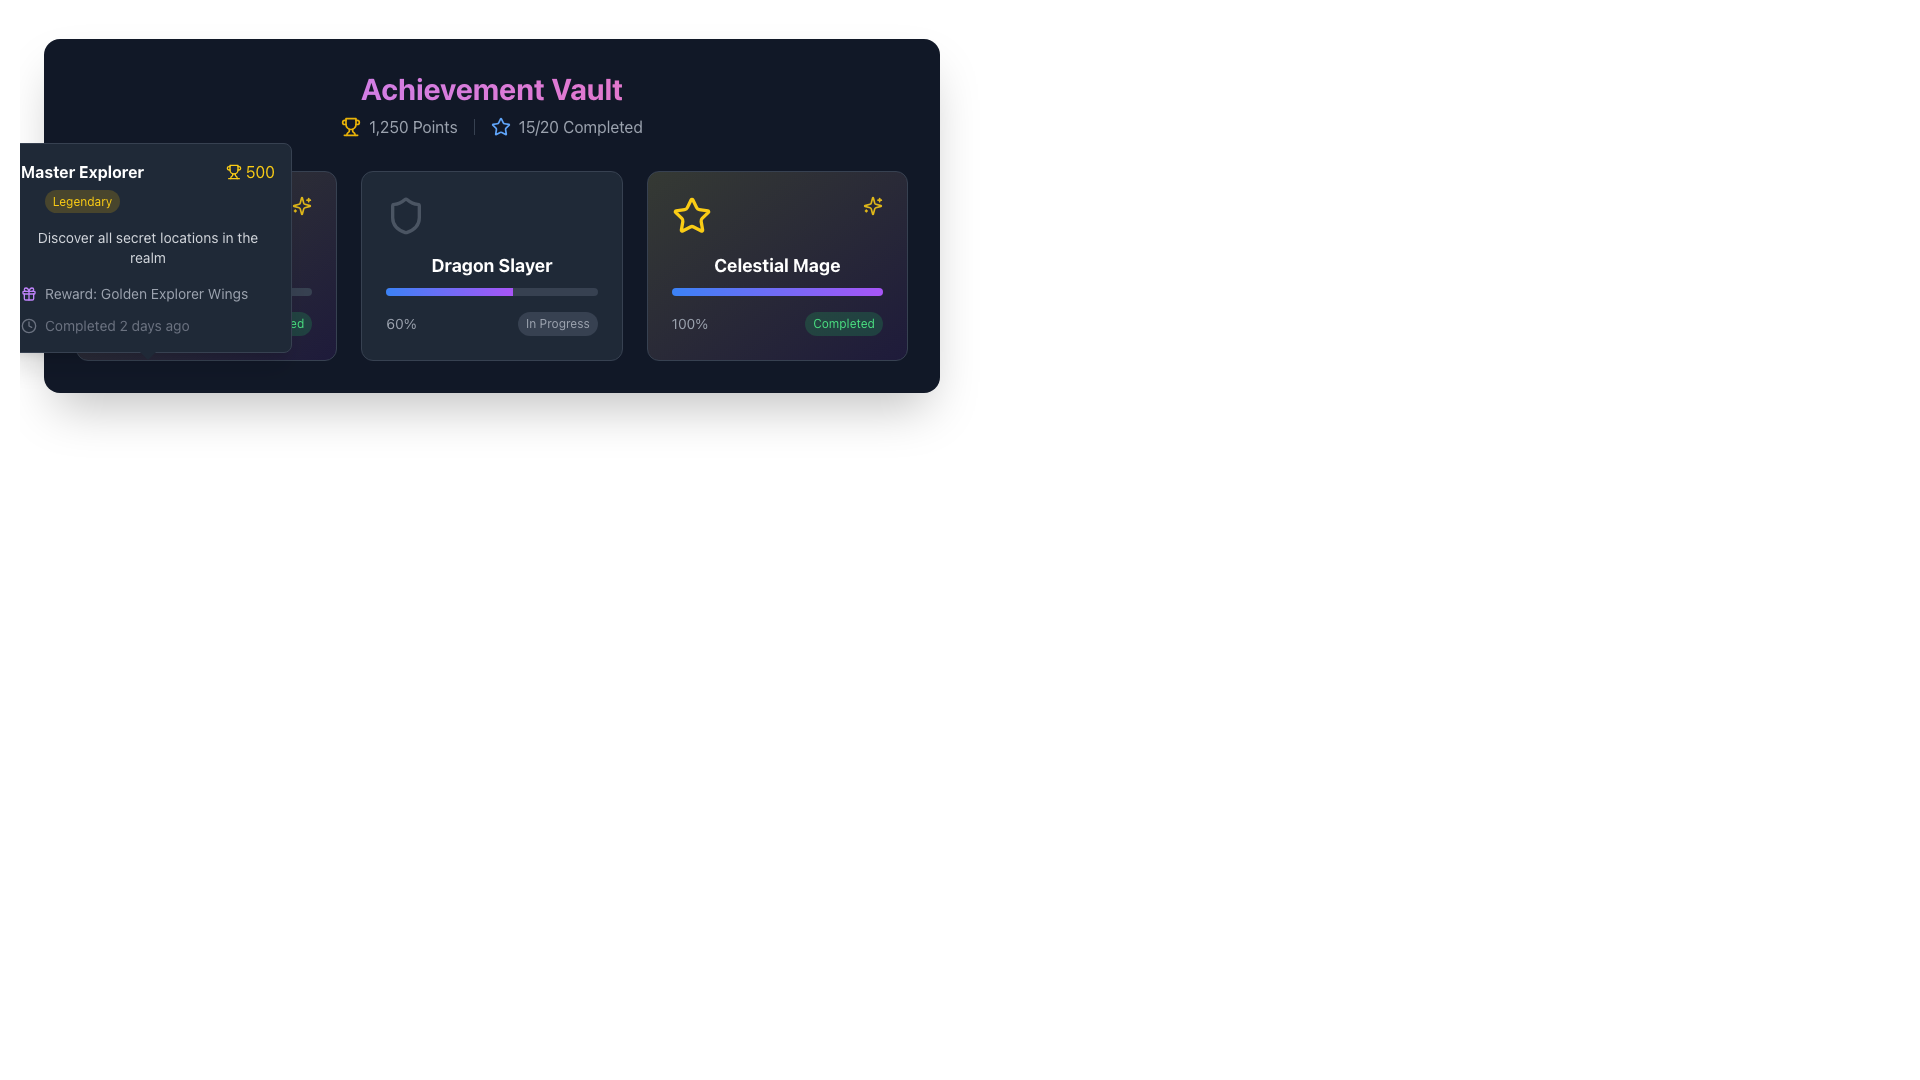 This screenshot has width=1920, height=1080. I want to click on the visual styling of the 'In Progress' badge, which is a small rectangular badge with a dark background and light gray text, located within the 'Dragon Slayer' card, aligned with the progress percentage indicator, so click(557, 323).